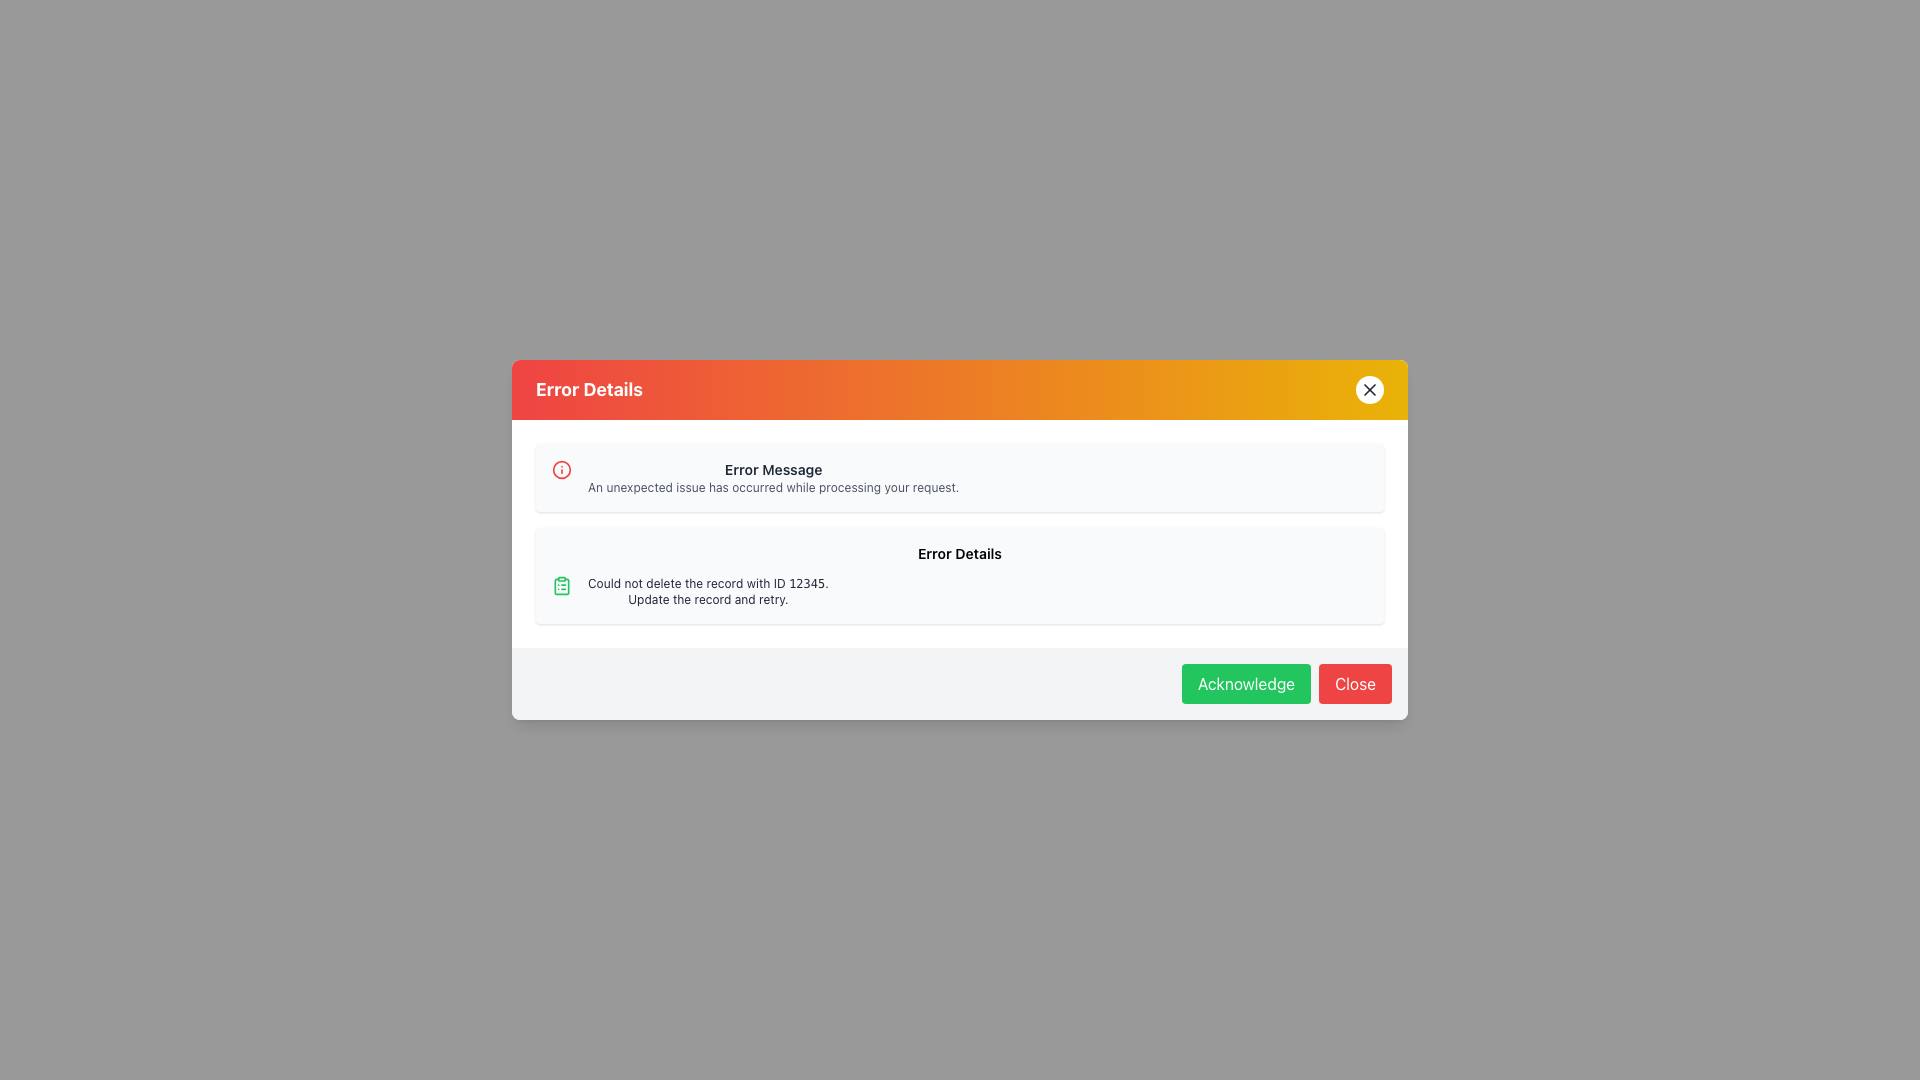 The height and width of the screenshot is (1080, 1920). What do you see at coordinates (708, 583) in the screenshot?
I see `static text displaying the error message 'Could not delete the record with ID 12345.' located in the lower section of the error dialog box` at bounding box center [708, 583].